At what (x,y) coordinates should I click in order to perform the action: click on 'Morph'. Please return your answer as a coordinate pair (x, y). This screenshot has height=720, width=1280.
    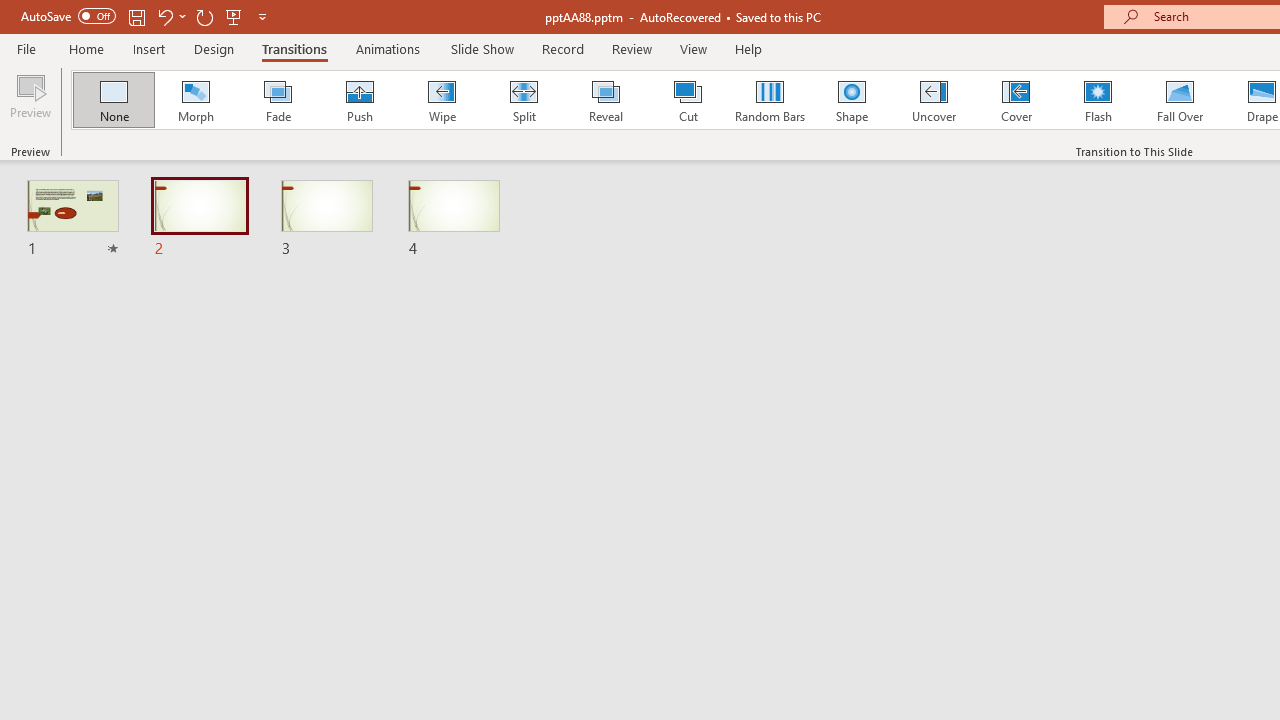
    Looking at the image, I should click on (195, 100).